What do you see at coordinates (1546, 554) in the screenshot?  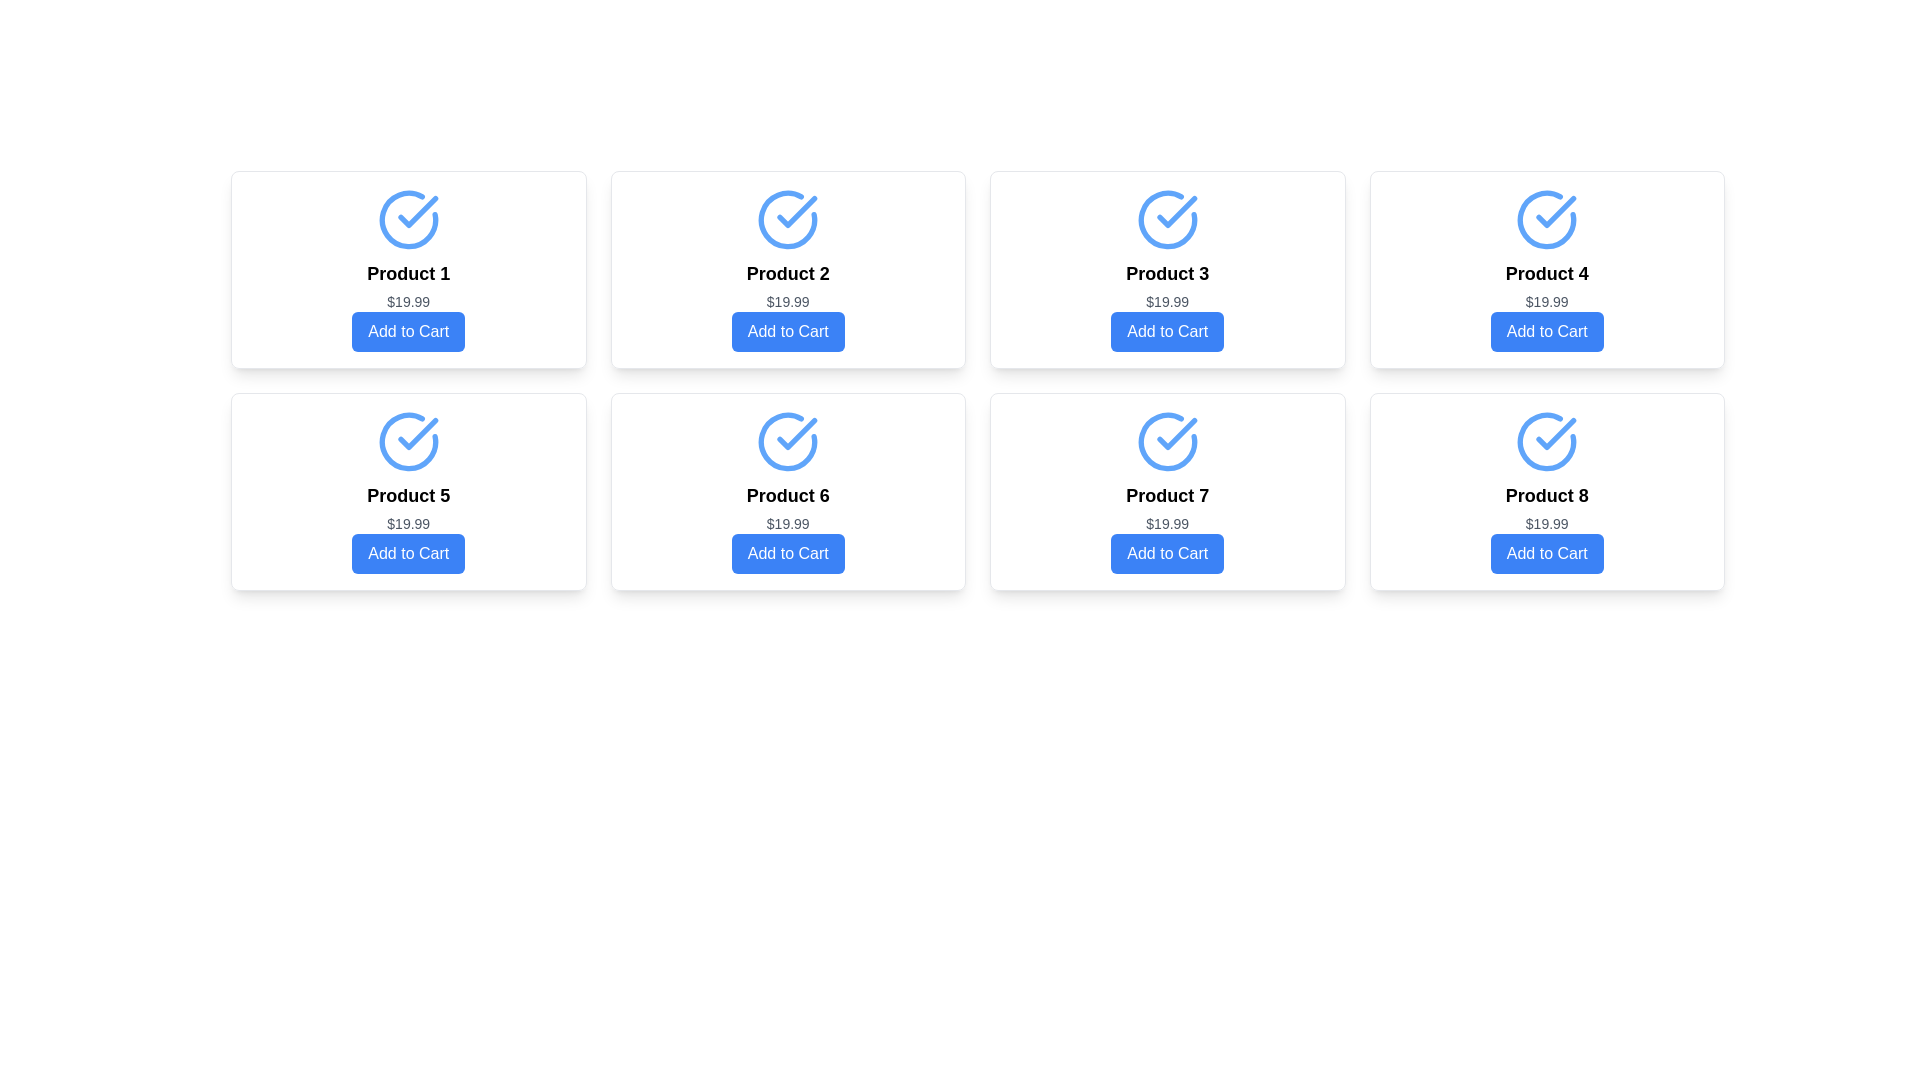 I see `the button located at the bottom of the last product card in the second row of the grid layout` at bounding box center [1546, 554].